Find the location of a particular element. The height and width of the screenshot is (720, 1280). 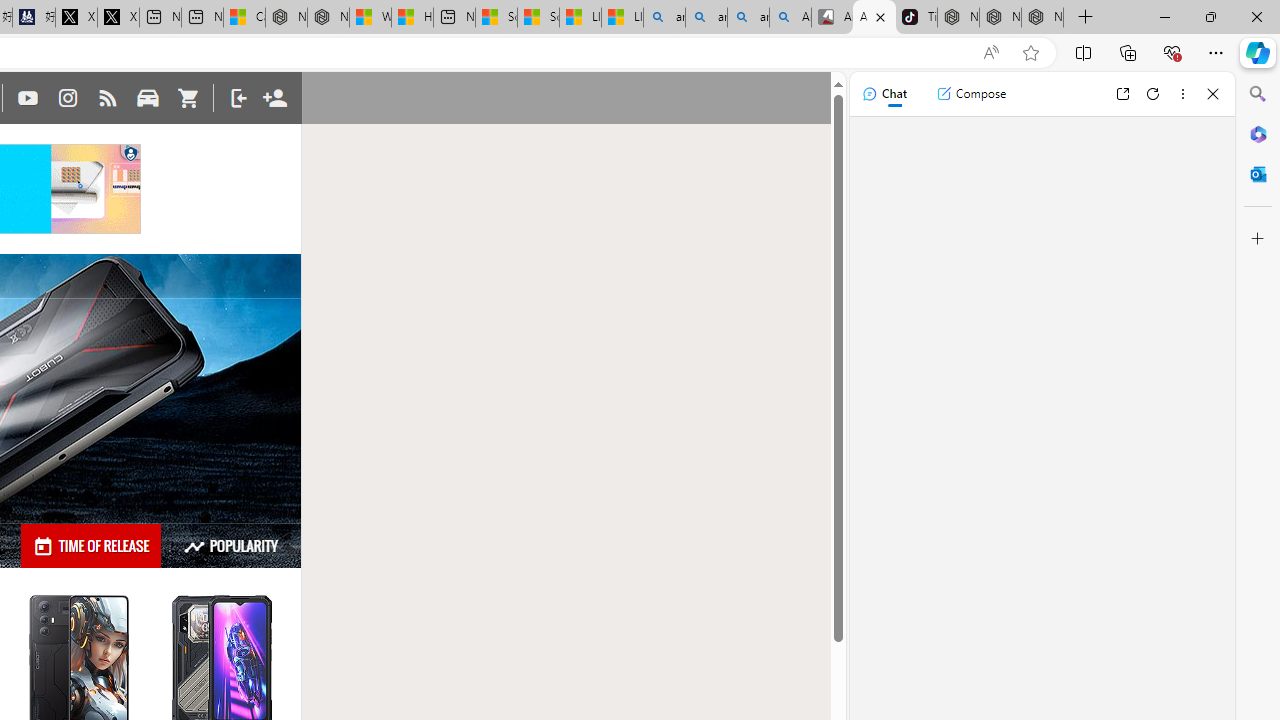

'Class: qc-adchoices-link top-right ' is located at coordinates (130, 150).